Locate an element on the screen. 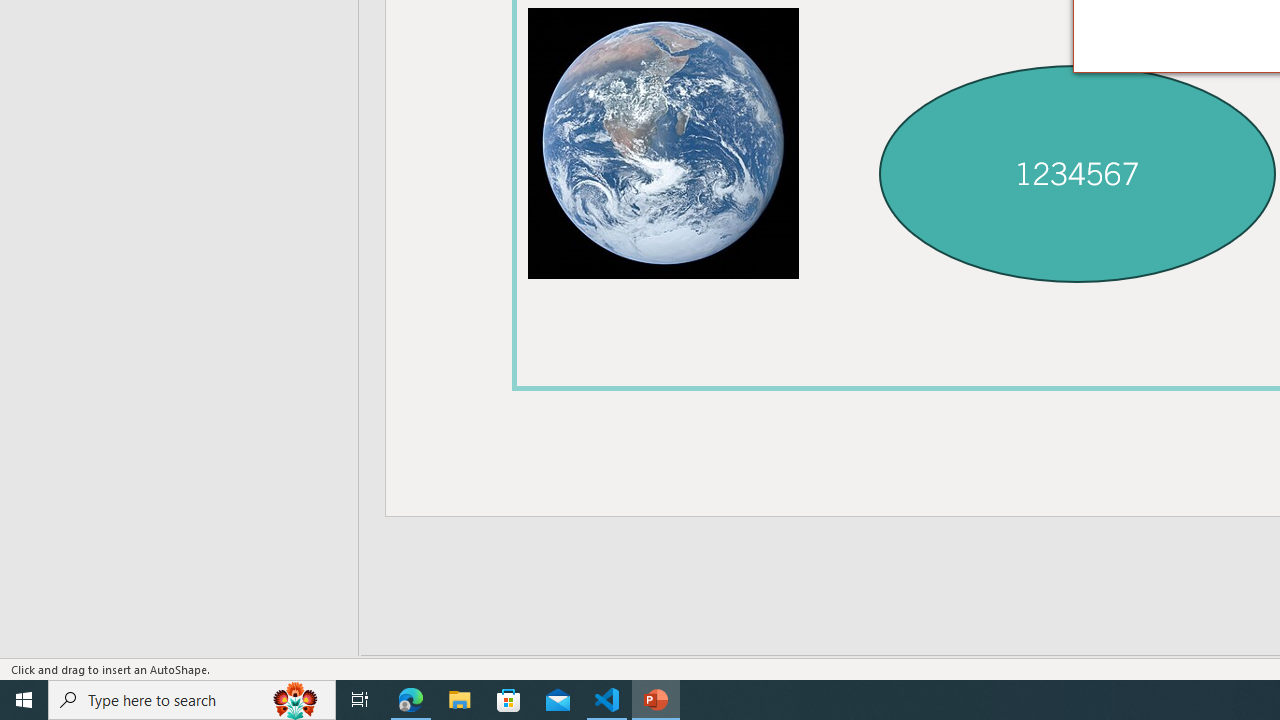  'Microsoft Store' is located at coordinates (509, 698).